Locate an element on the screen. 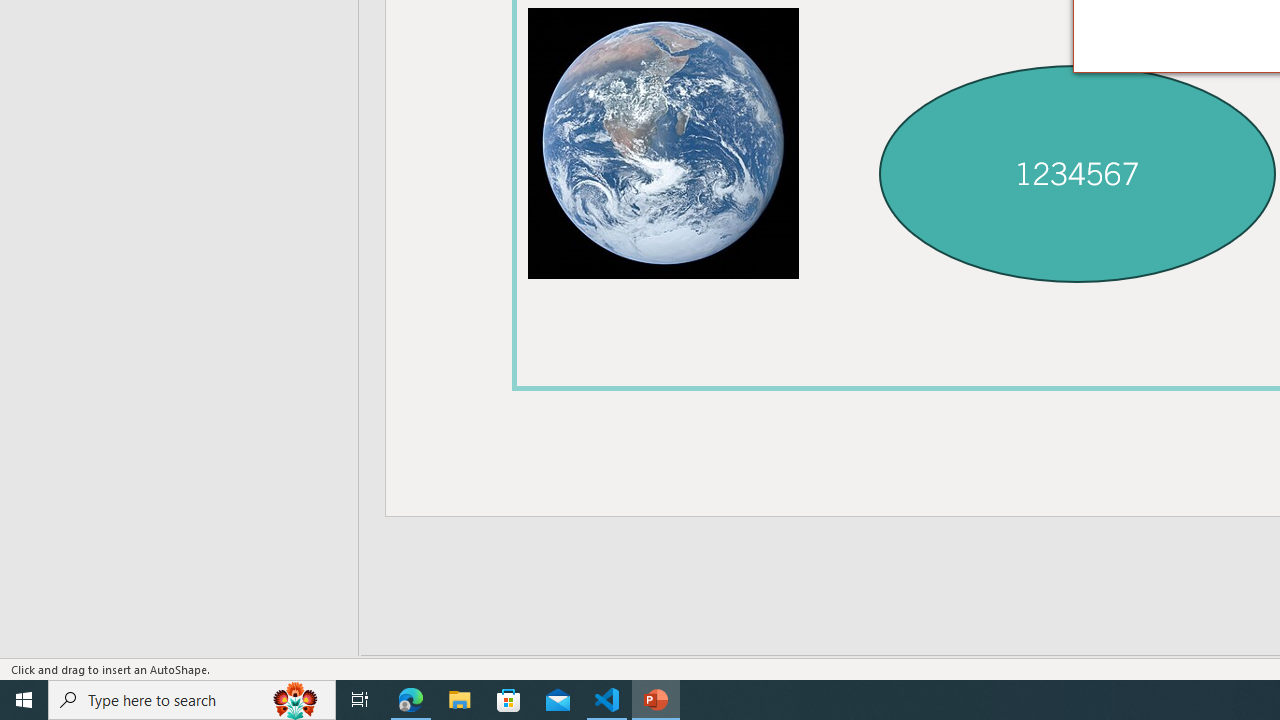  'Microsoft Store' is located at coordinates (509, 698).